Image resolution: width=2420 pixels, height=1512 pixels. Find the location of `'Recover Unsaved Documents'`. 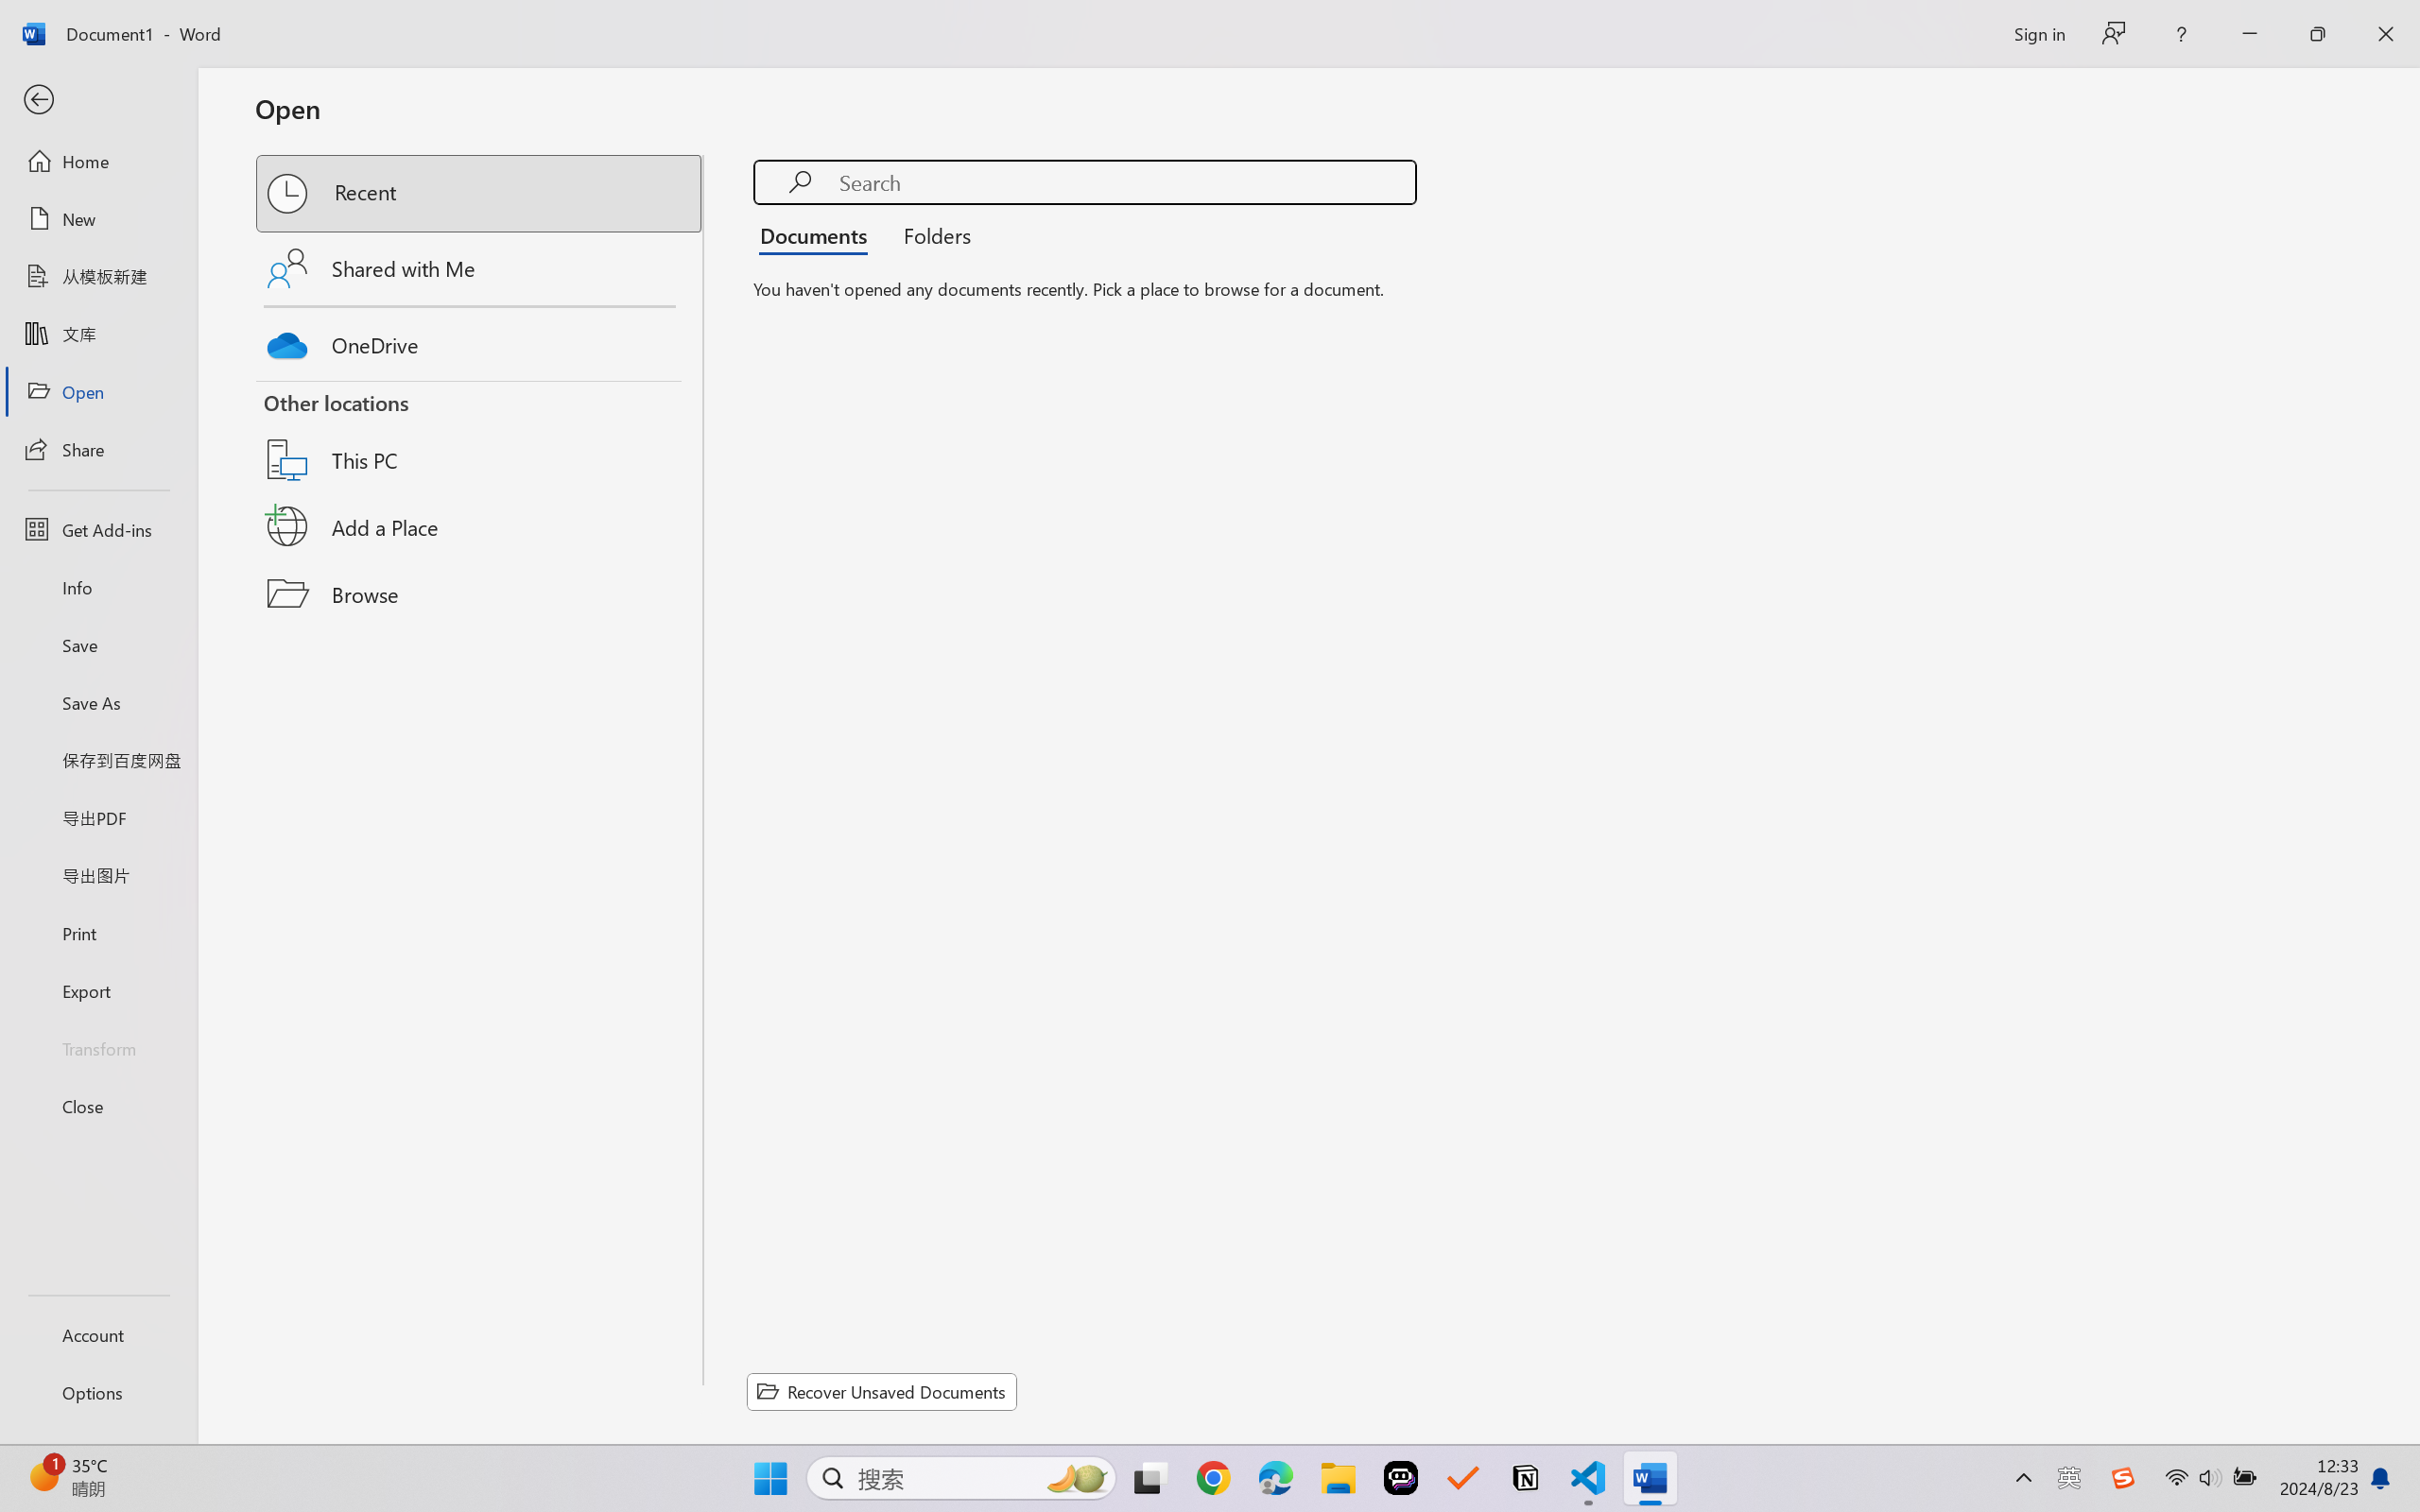

'Recover Unsaved Documents' is located at coordinates (882, 1391).